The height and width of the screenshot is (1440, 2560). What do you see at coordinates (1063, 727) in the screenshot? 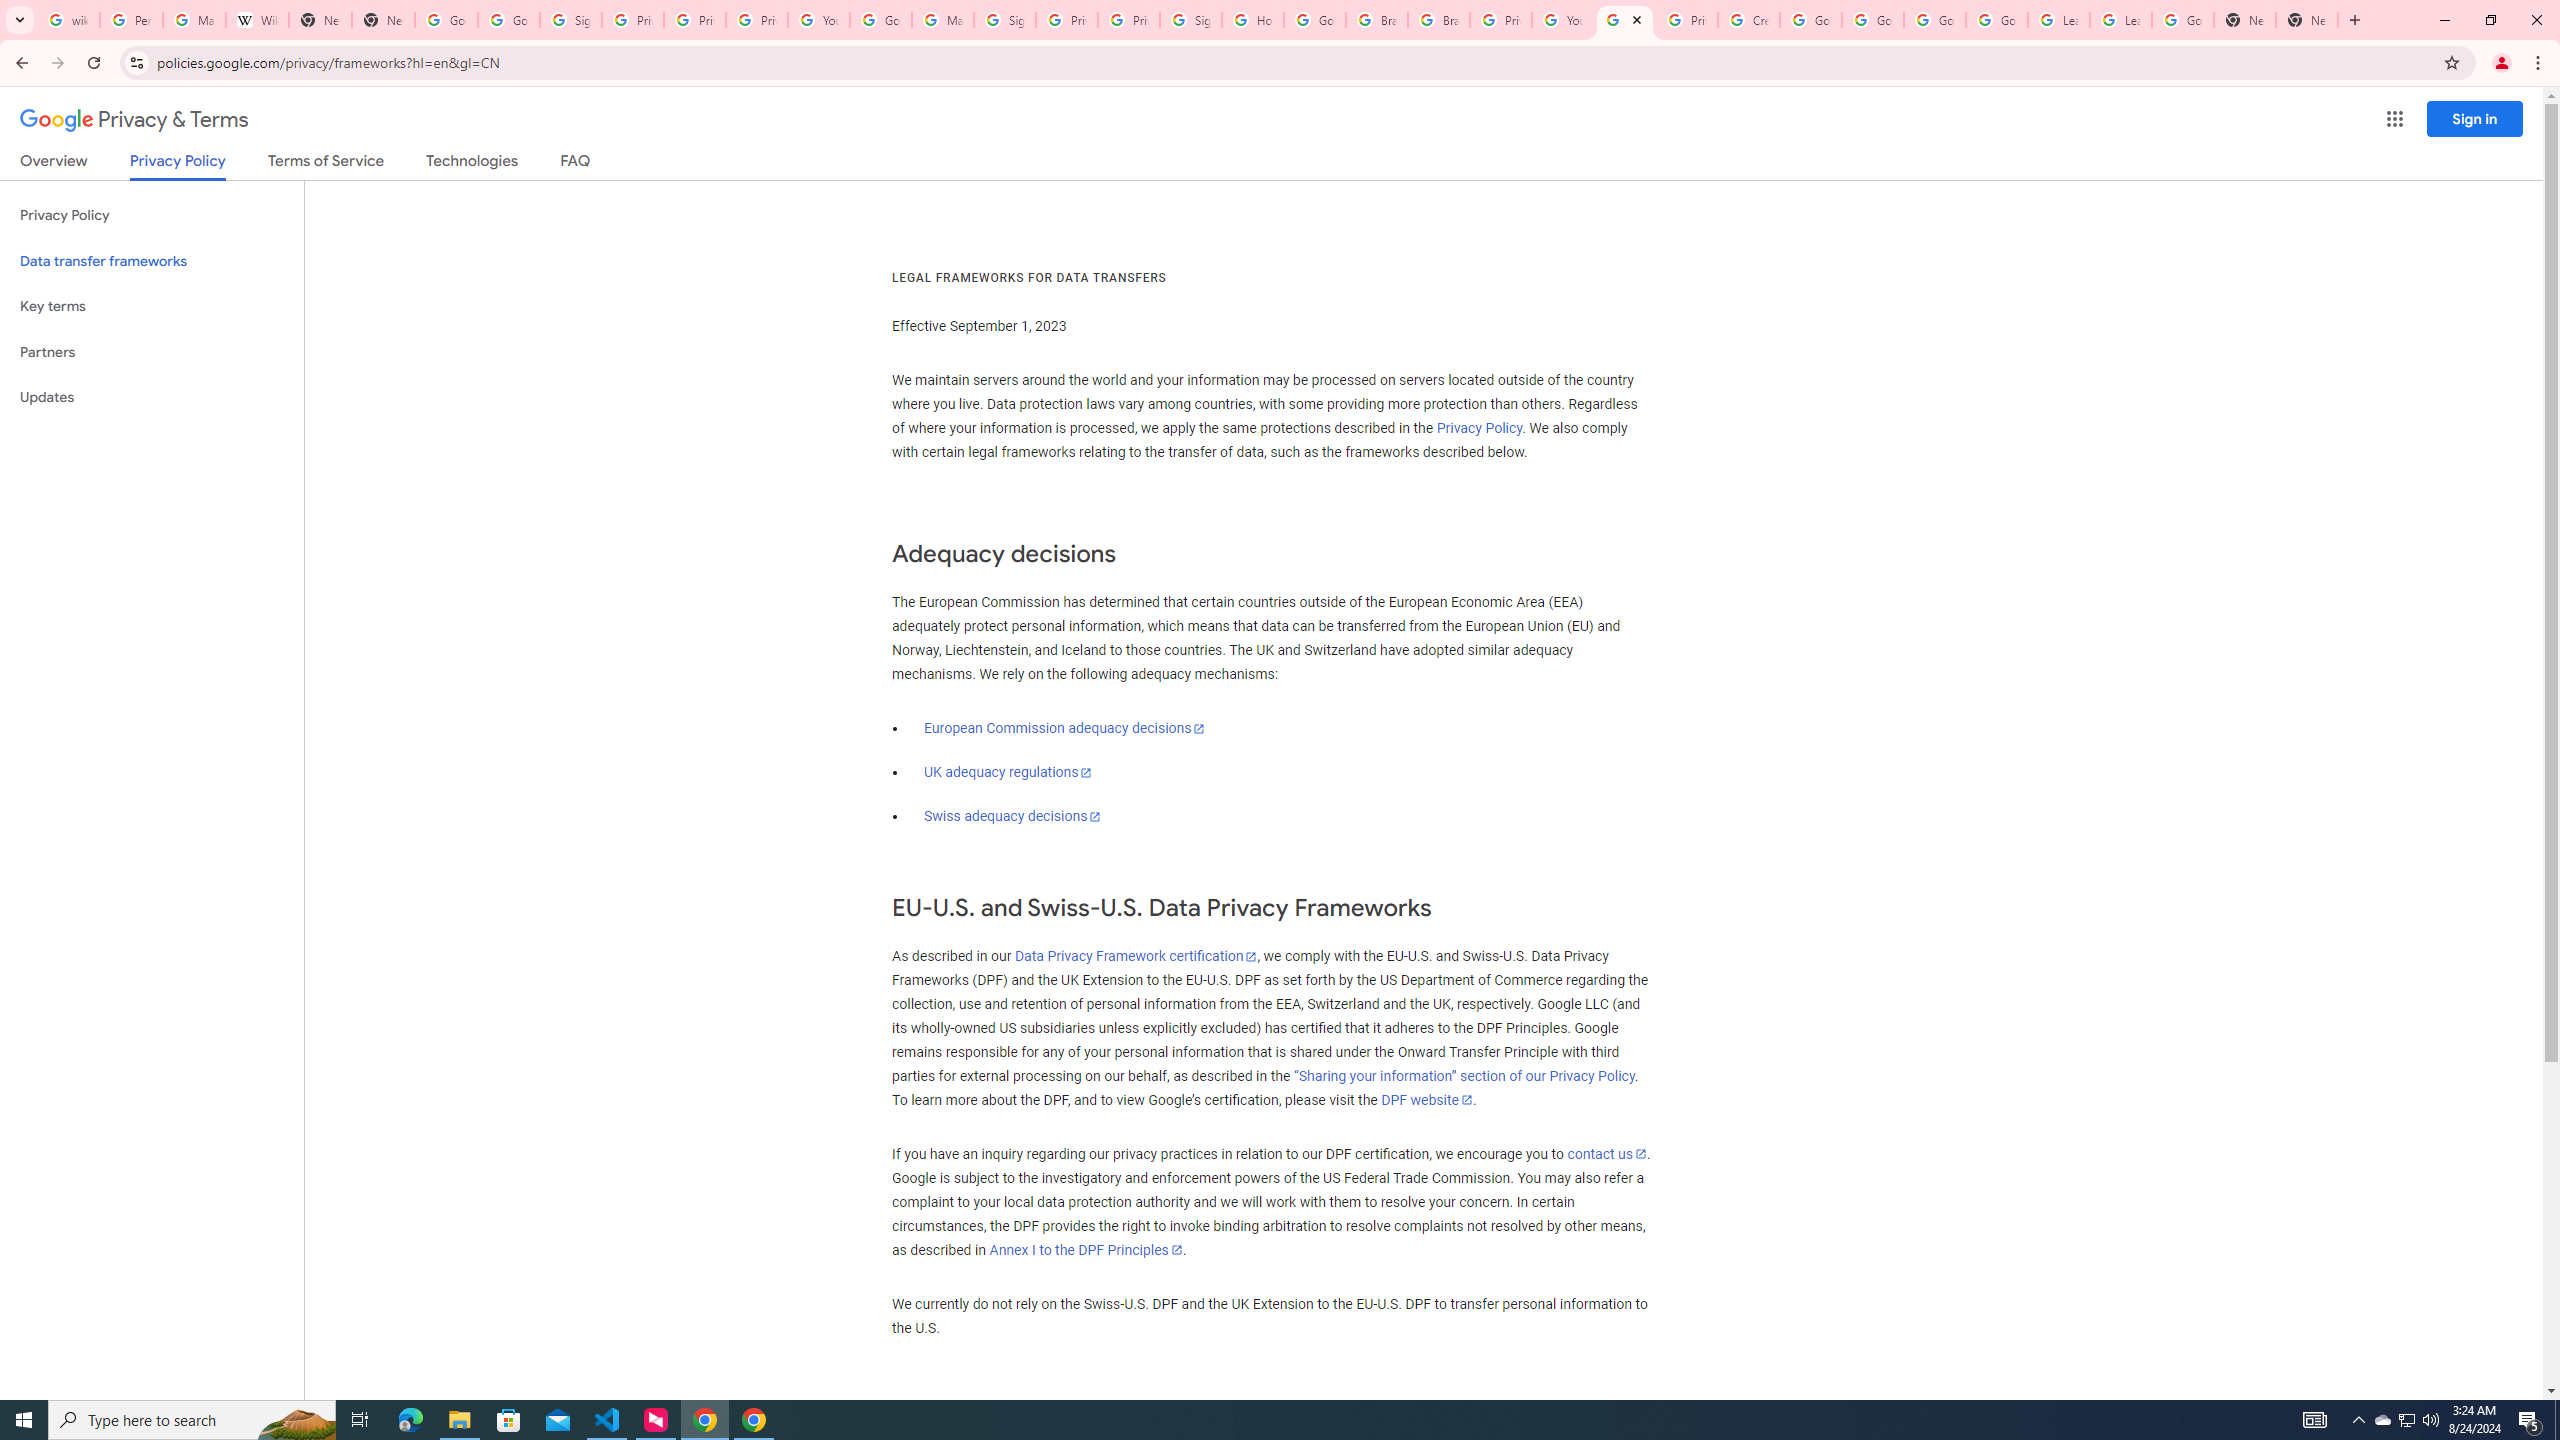
I see `'European Commission adequacy decisions'` at bounding box center [1063, 727].